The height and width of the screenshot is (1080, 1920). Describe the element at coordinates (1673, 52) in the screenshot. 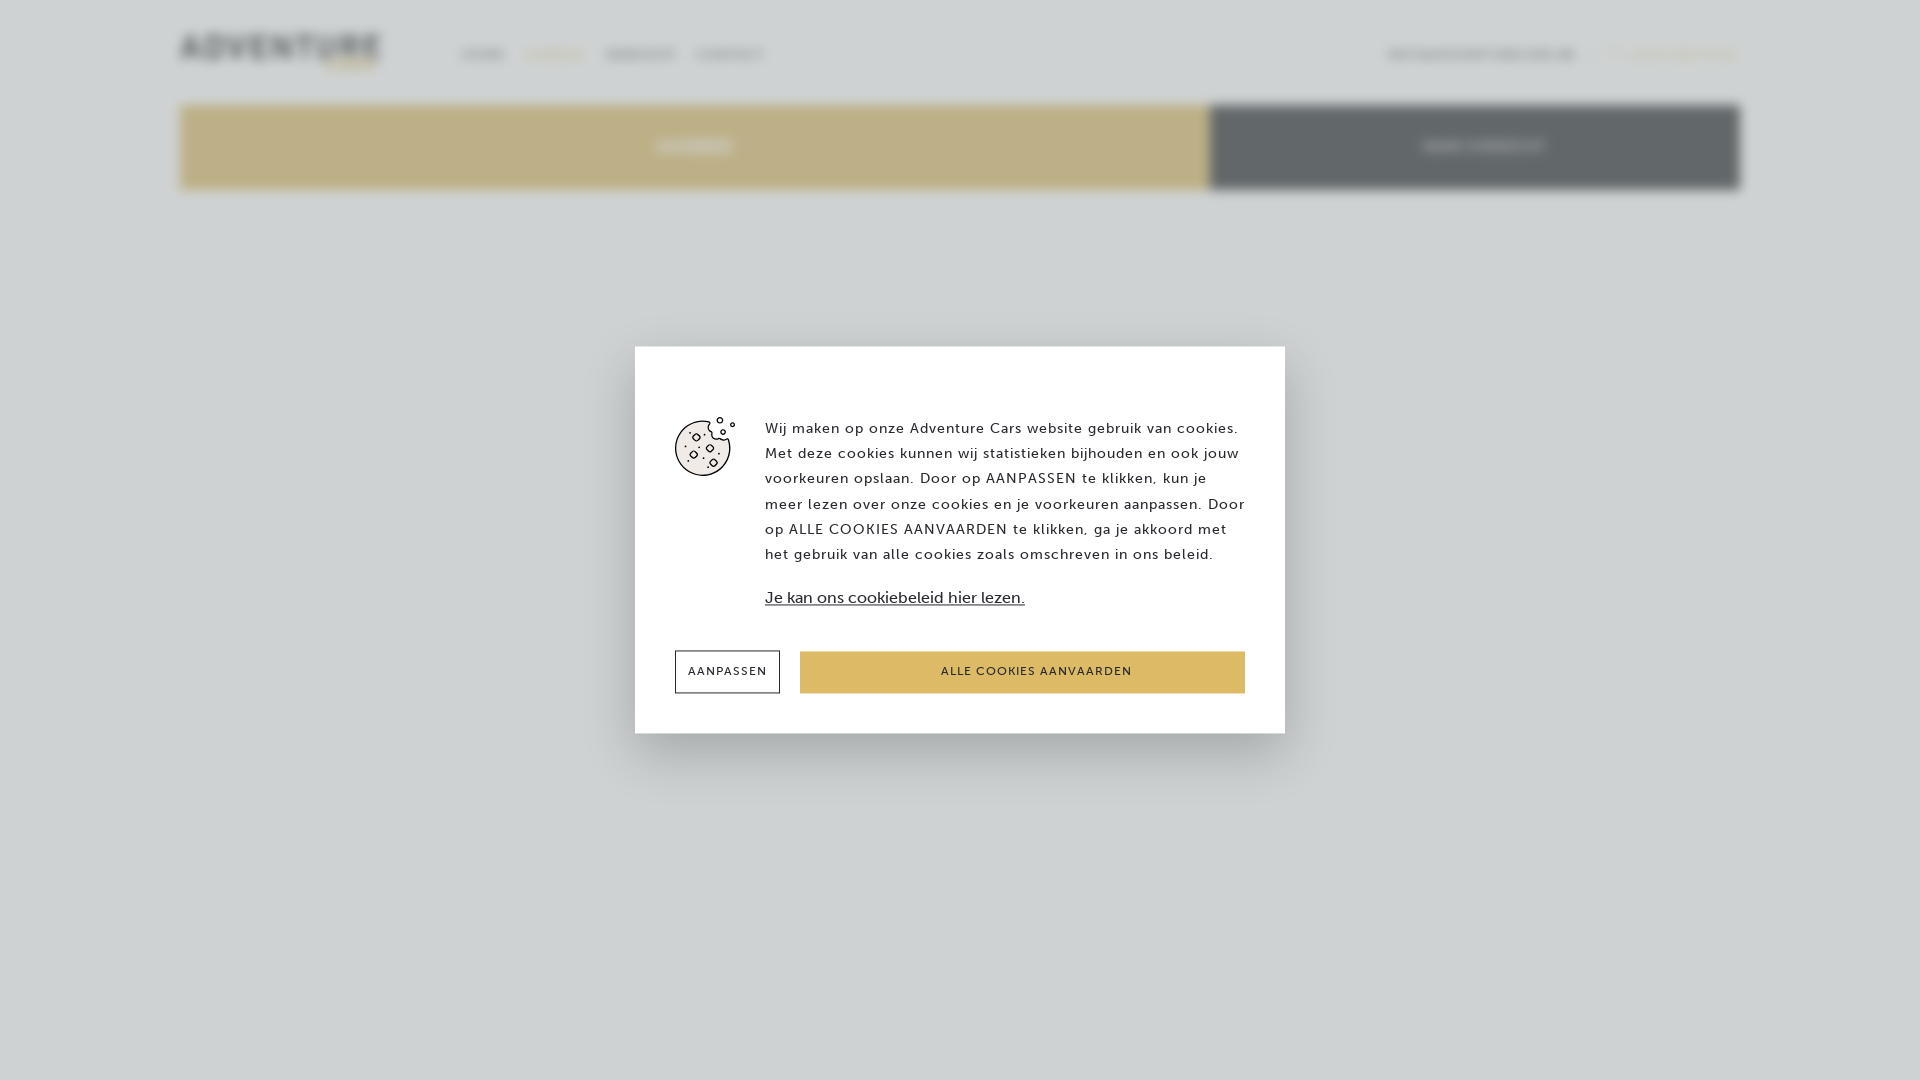

I see `'T. +32 9 230 79 81'` at that location.